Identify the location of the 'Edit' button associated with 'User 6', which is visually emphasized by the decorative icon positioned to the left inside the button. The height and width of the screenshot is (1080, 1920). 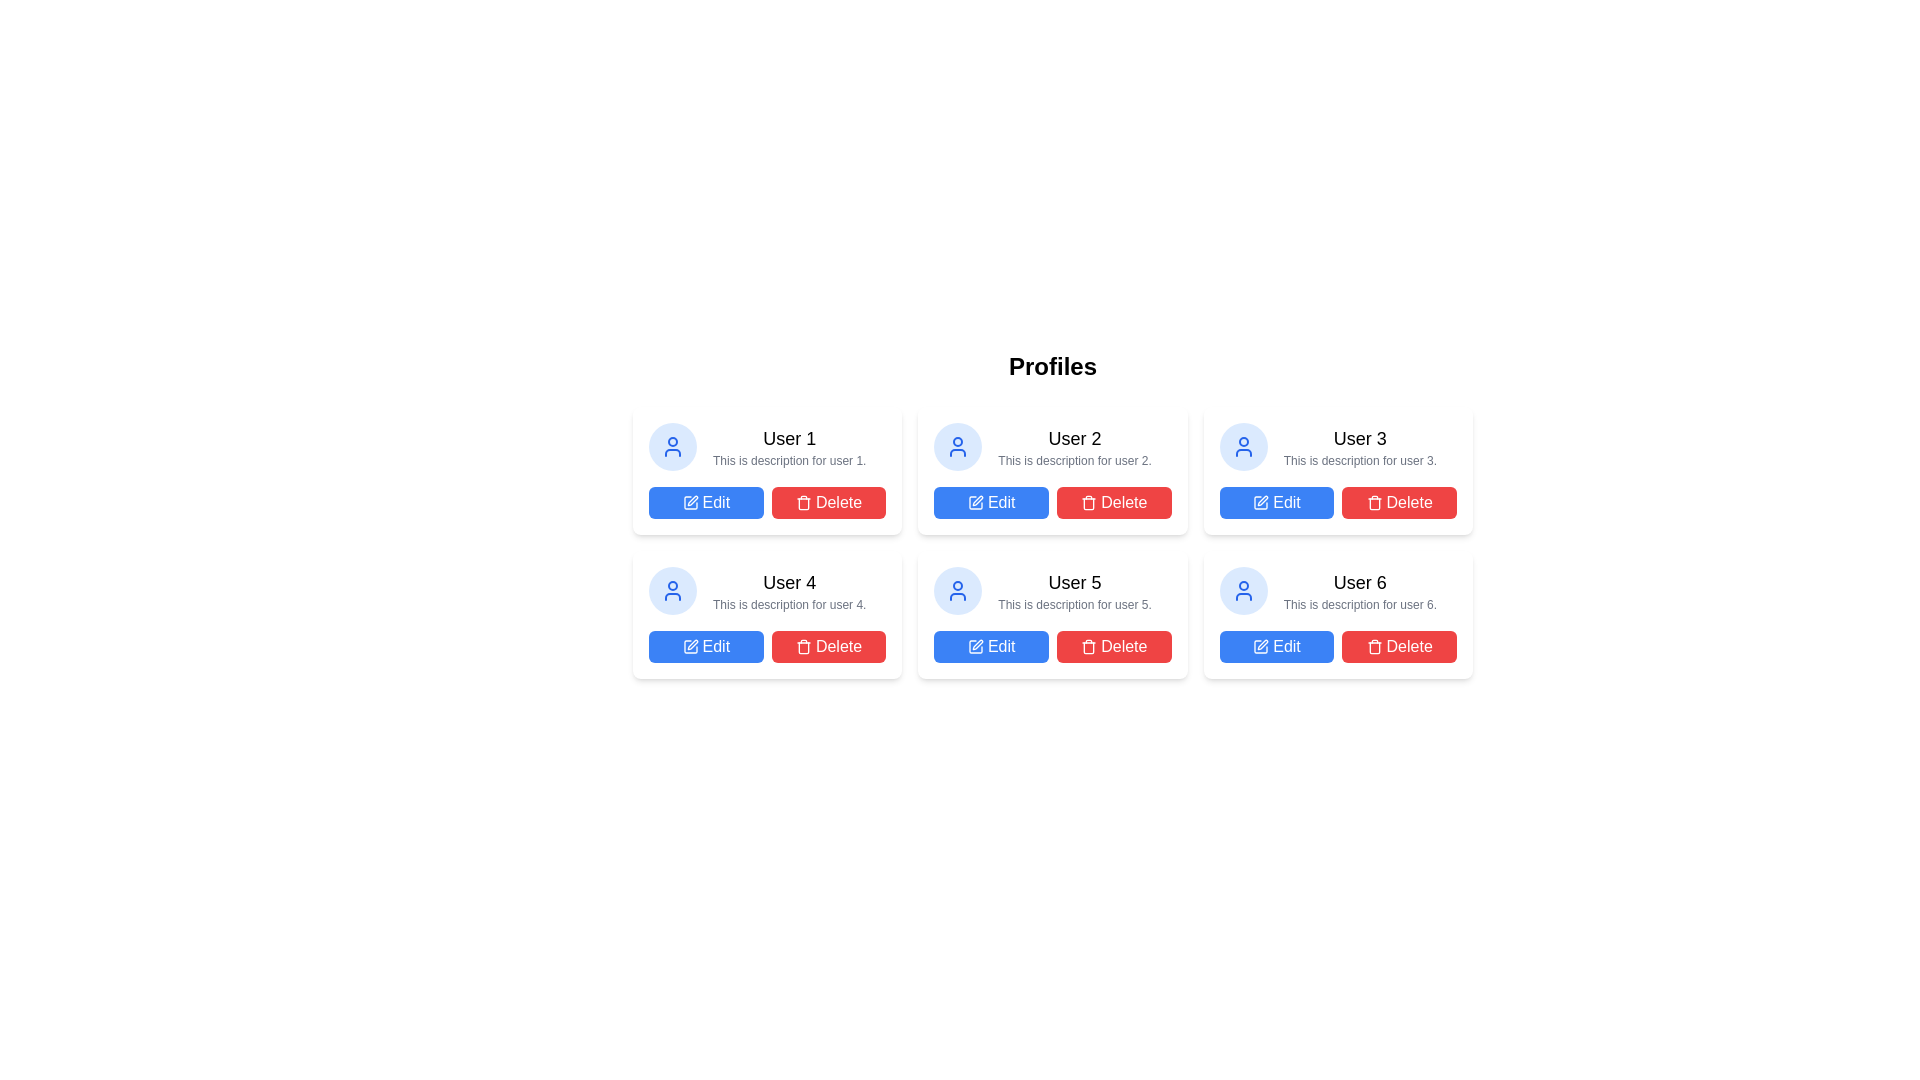
(1260, 647).